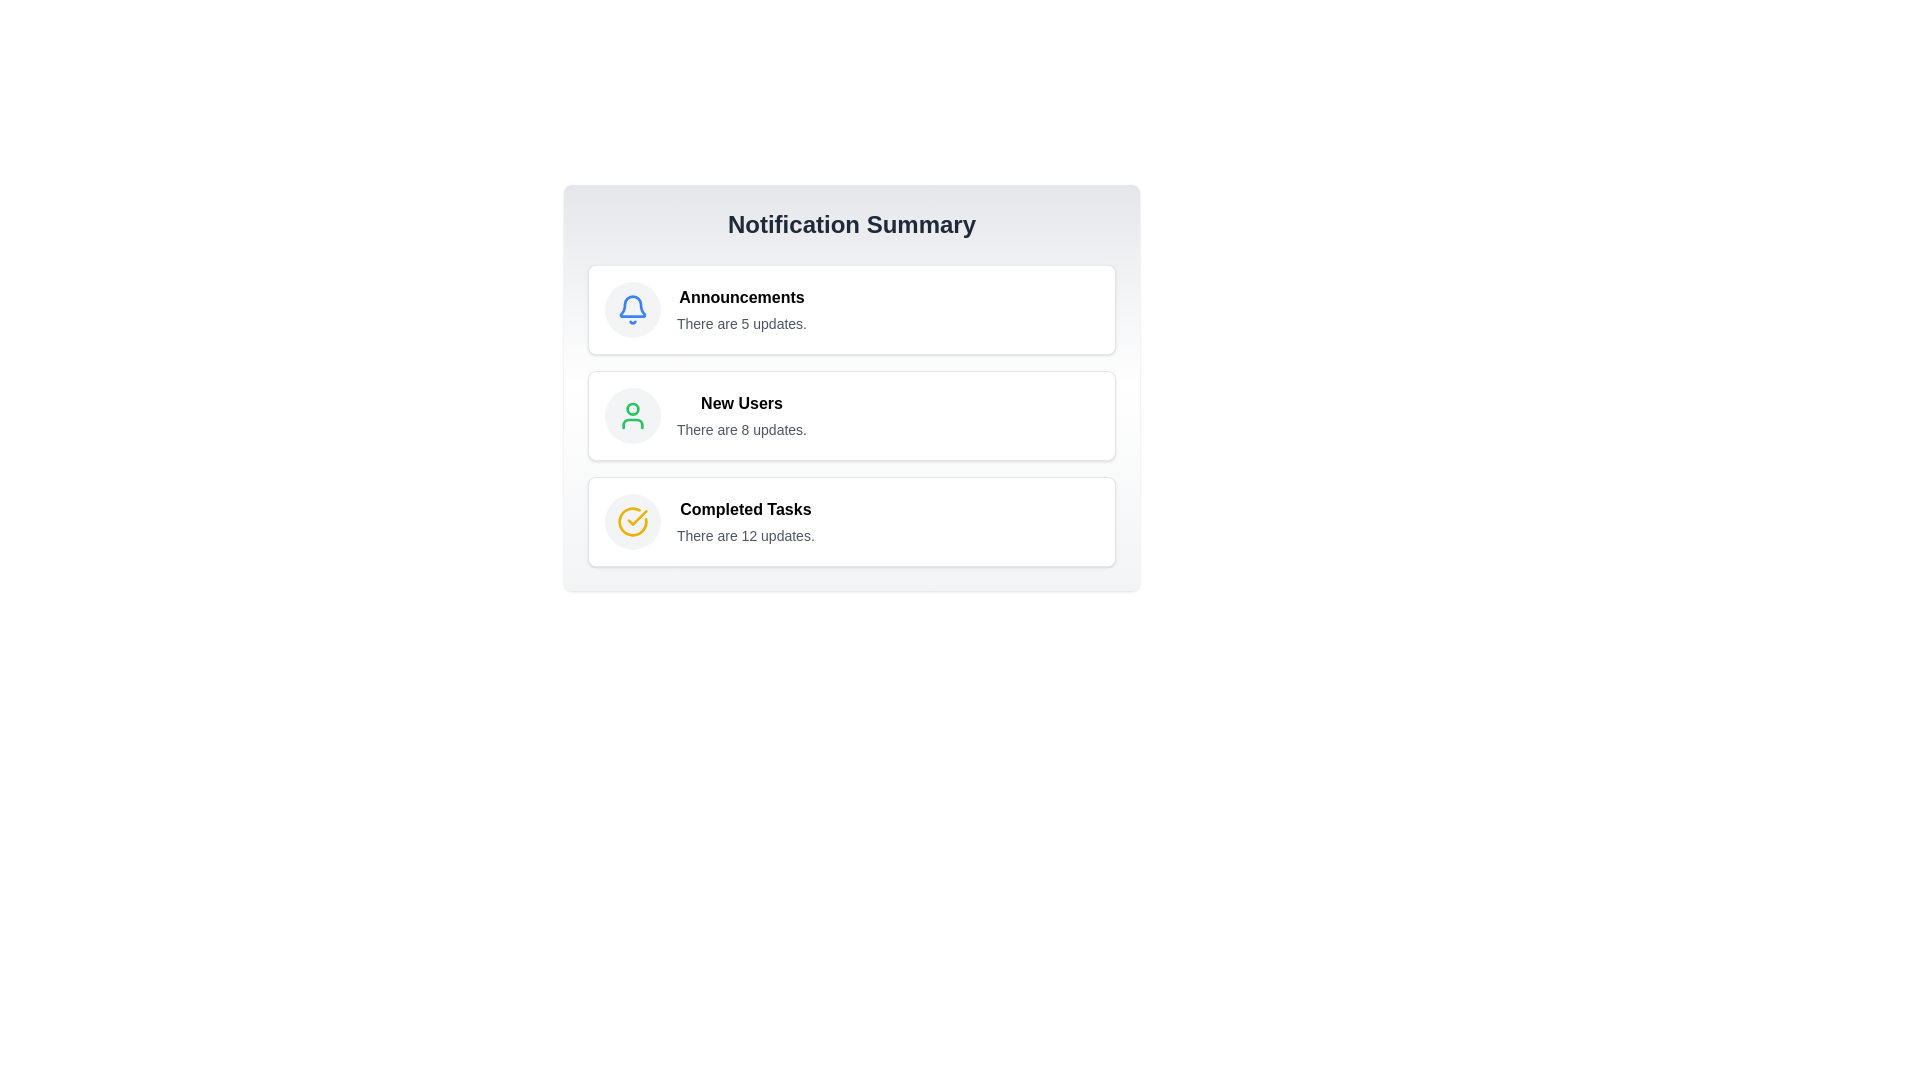 The height and width of the screenshot is (1080, 1920). Describe the element at coordinates (741, 323) in the screenshot. I see `the text label that indicates the number of updates available for the 'Announcements' section, positioned below the 'Announcements' heading in the 'Notification Summary' layout` at that location.